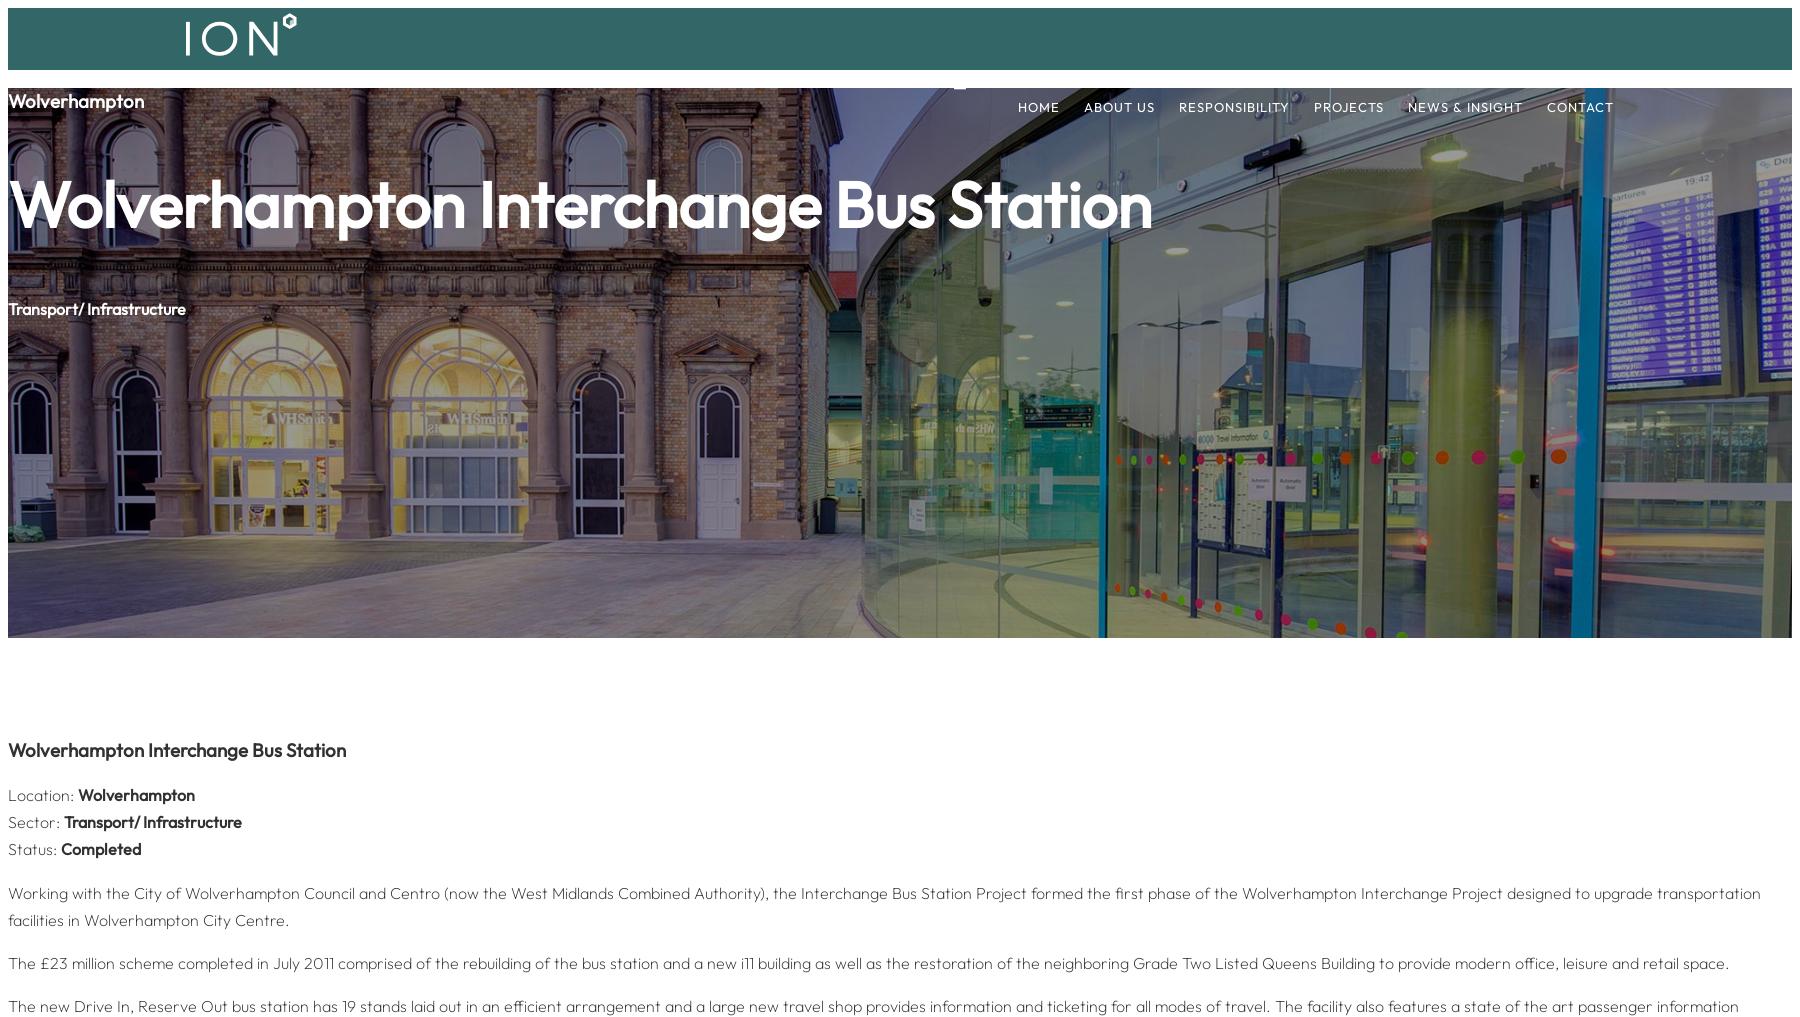  Describe the element at coordinates (289, 481) in the screenshot. I see `'© 2023 Ion Development. All rights reserved.'` at that location.